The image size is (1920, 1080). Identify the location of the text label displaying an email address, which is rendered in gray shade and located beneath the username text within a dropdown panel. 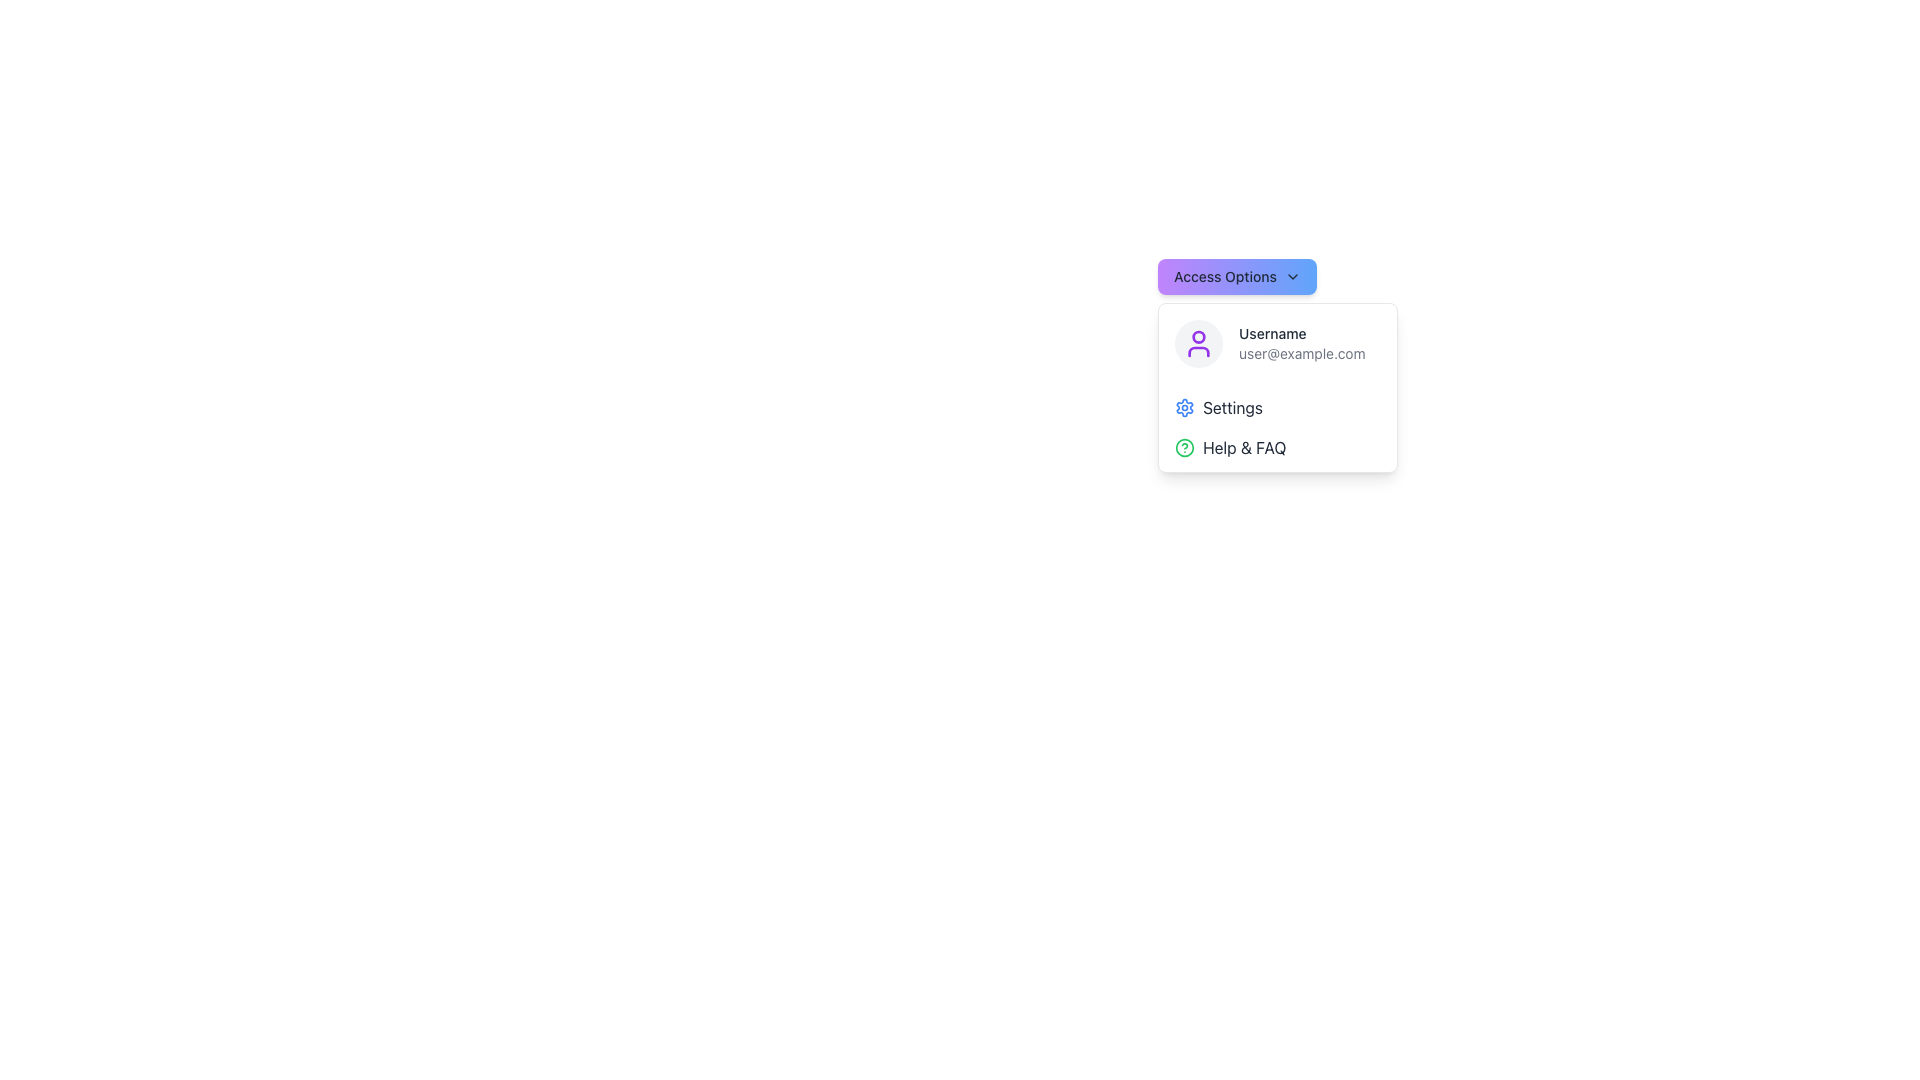
(1302, 353).